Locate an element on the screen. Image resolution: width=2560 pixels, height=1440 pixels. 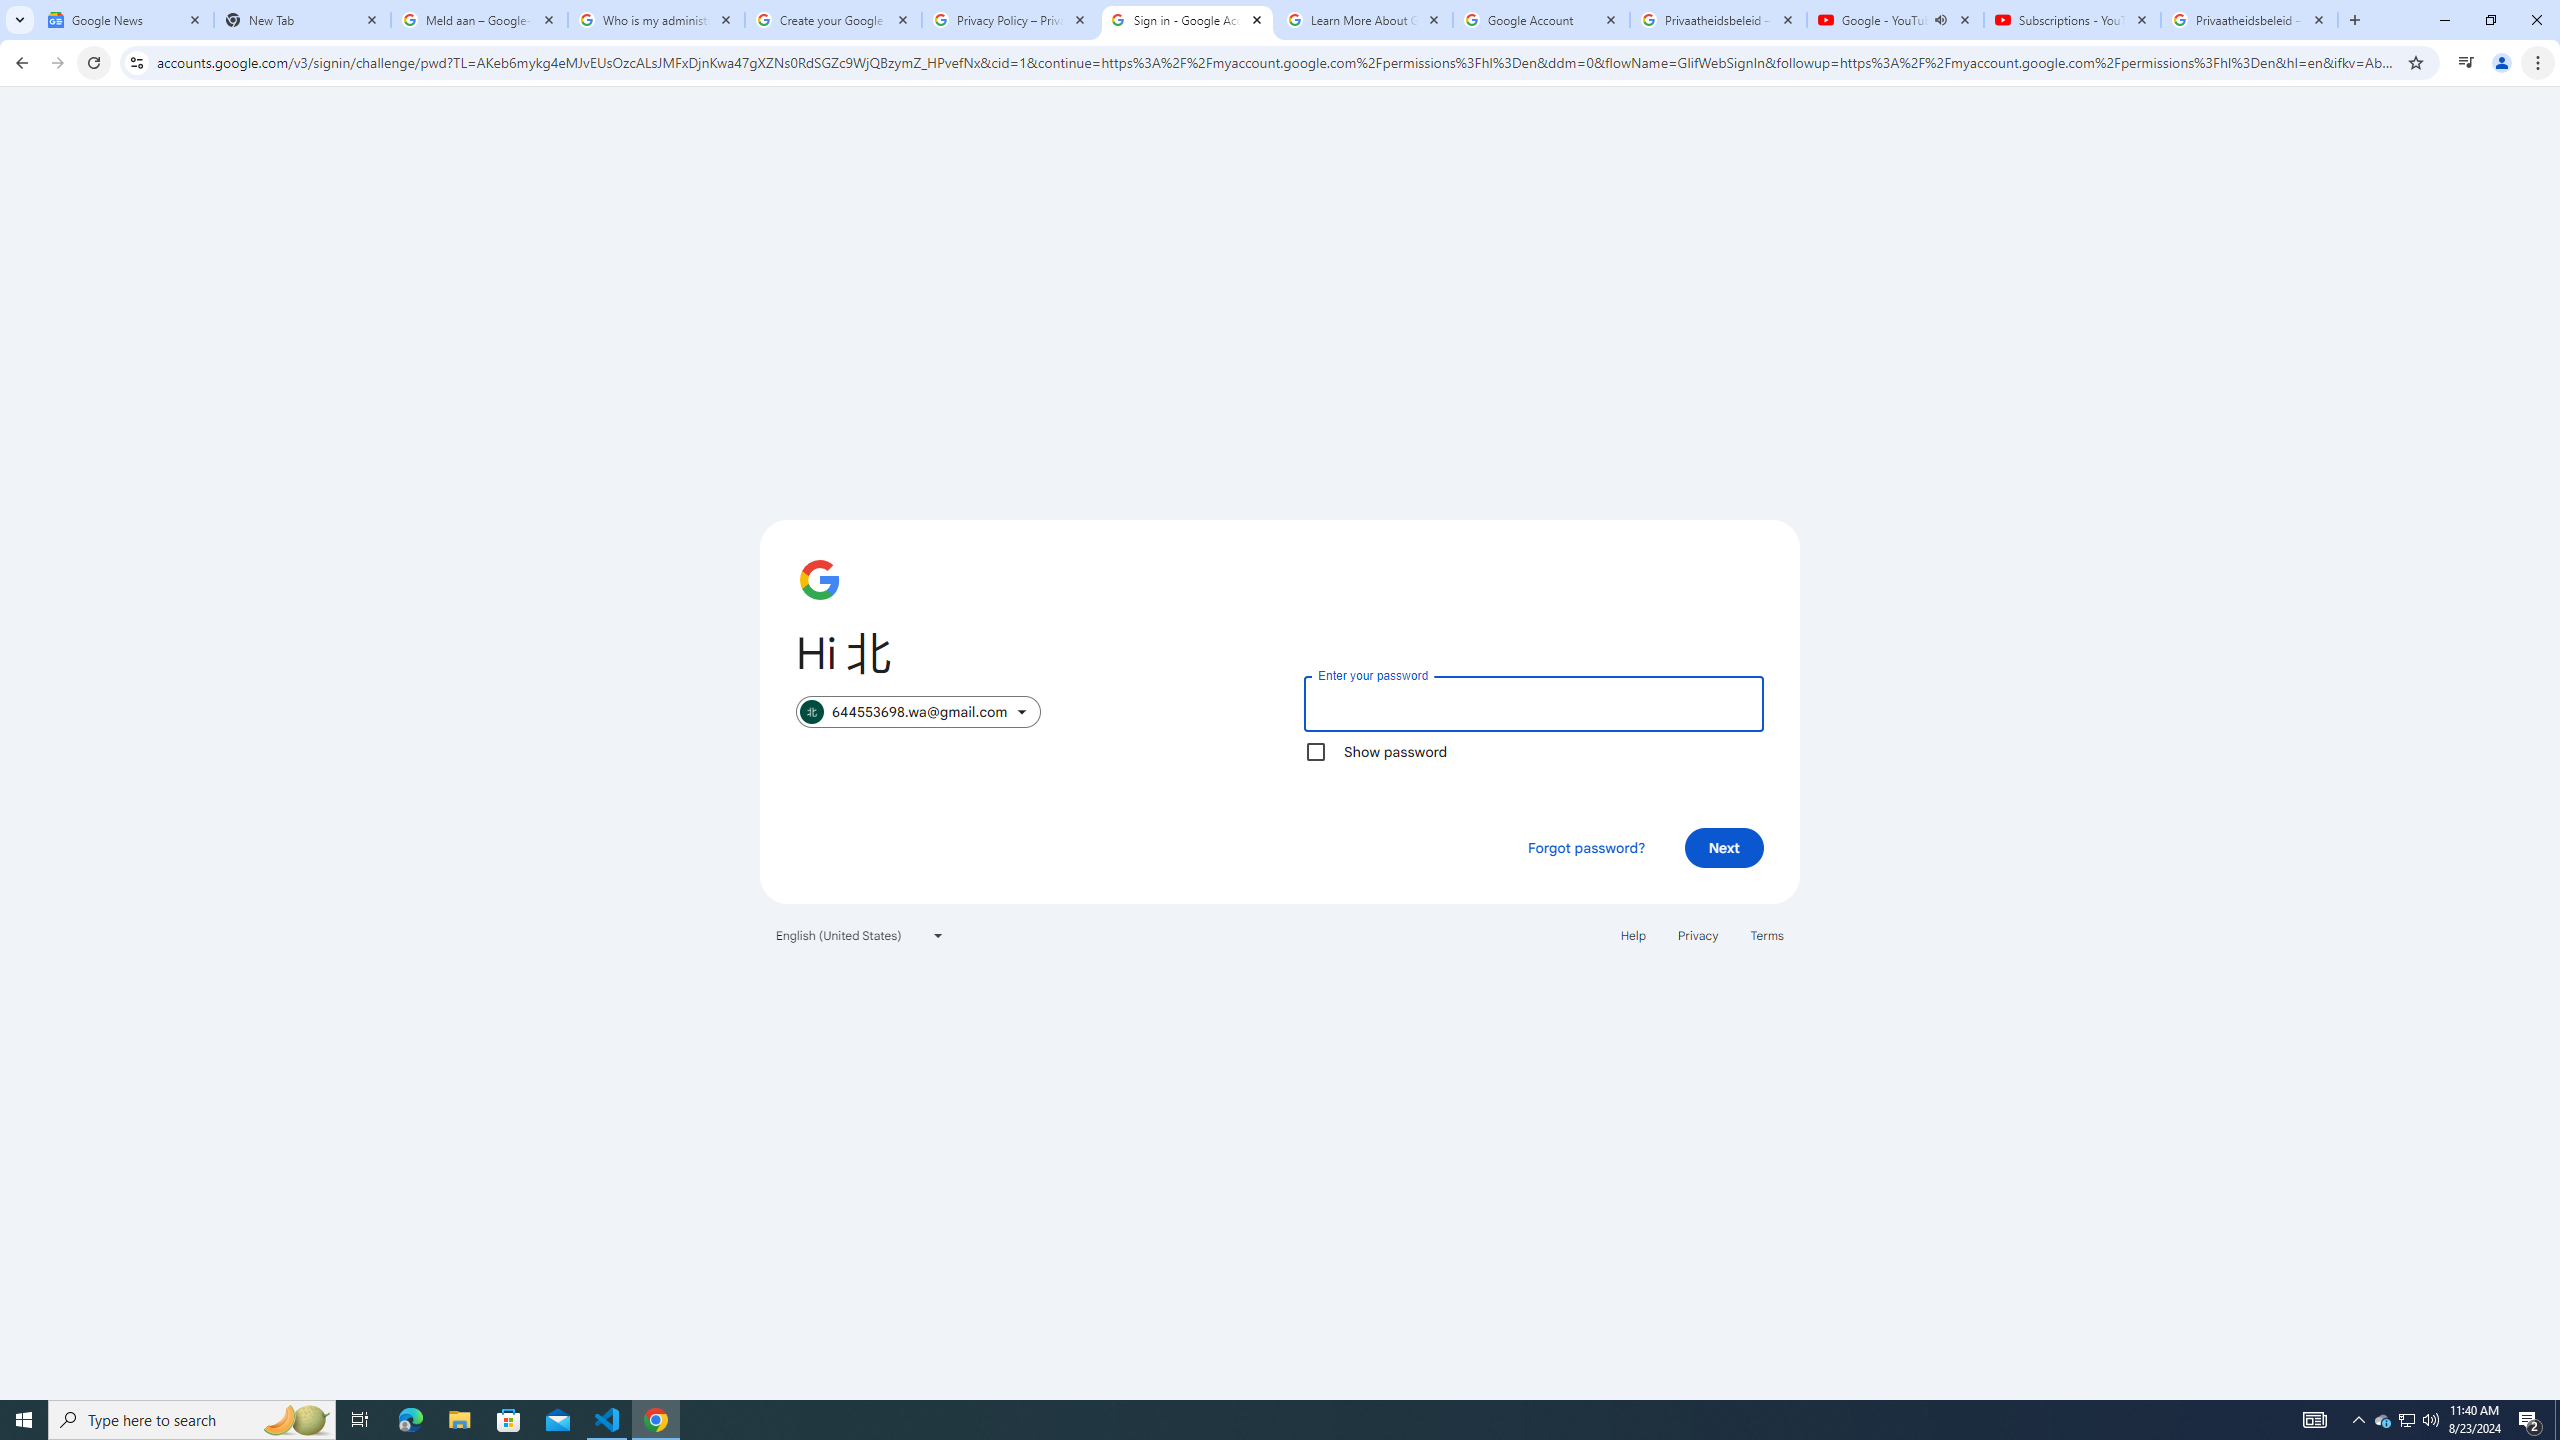
'Create your Google Account' is located at coordinates (833, 19).